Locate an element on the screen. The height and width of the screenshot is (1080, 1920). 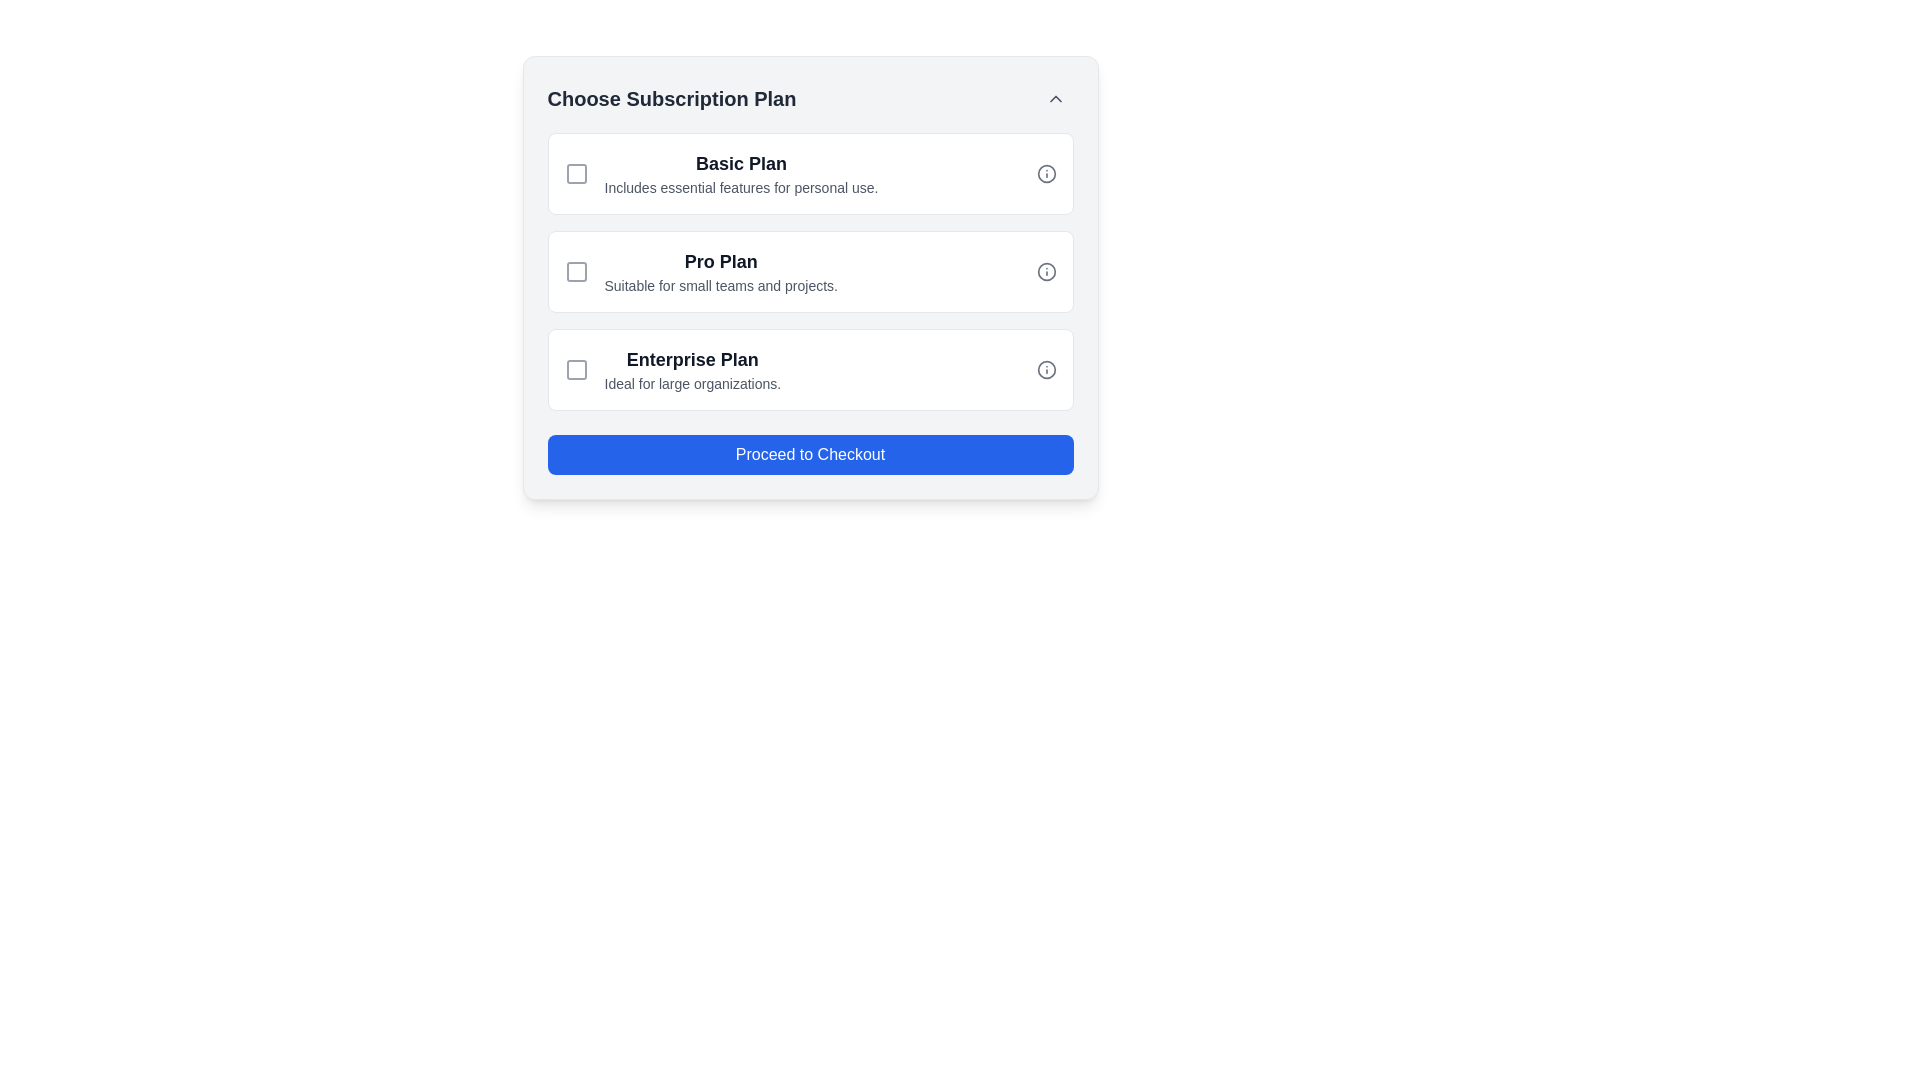
the 'Basic Plan' subscription title heading text located at the top of the subscription card, which provides clarity about the associated plan is located at coordinates (740, 163).